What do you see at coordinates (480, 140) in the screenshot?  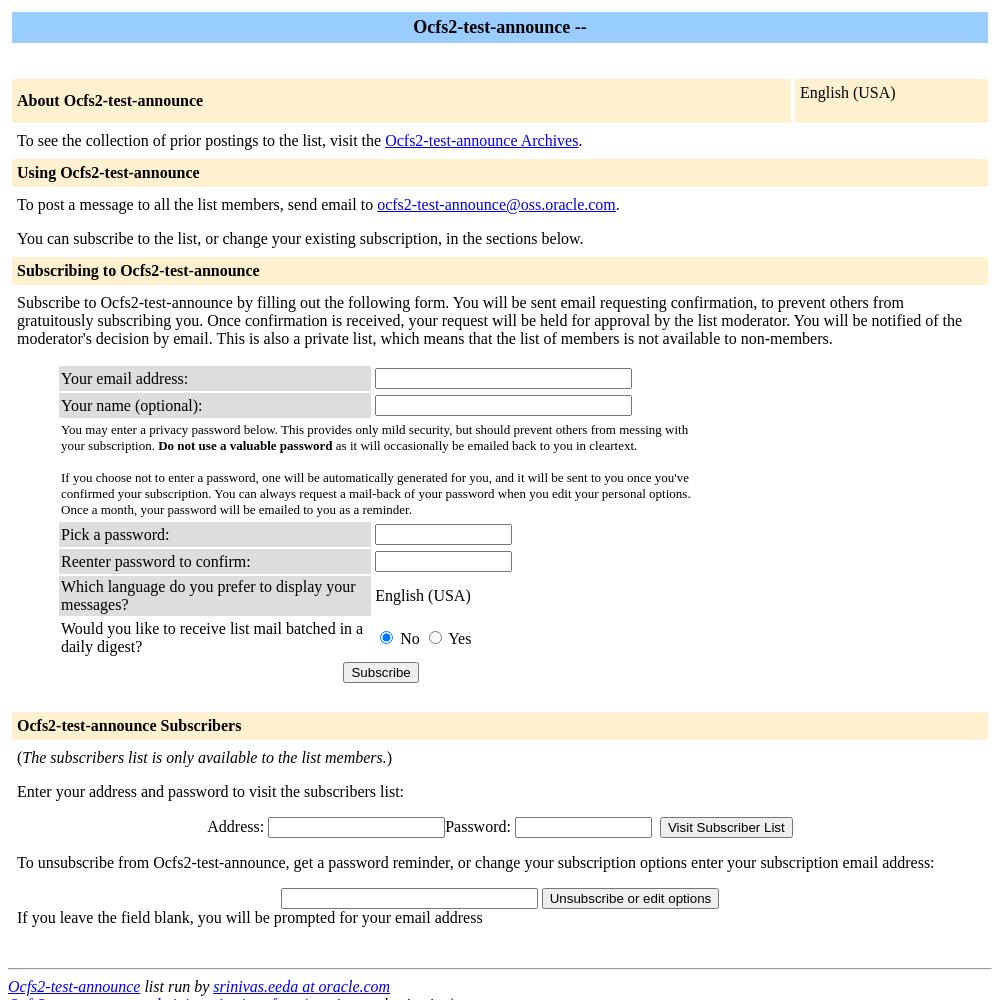 I see `'Ocfs2-test-announce
		  Archives'` at bounding box center [480, 140].